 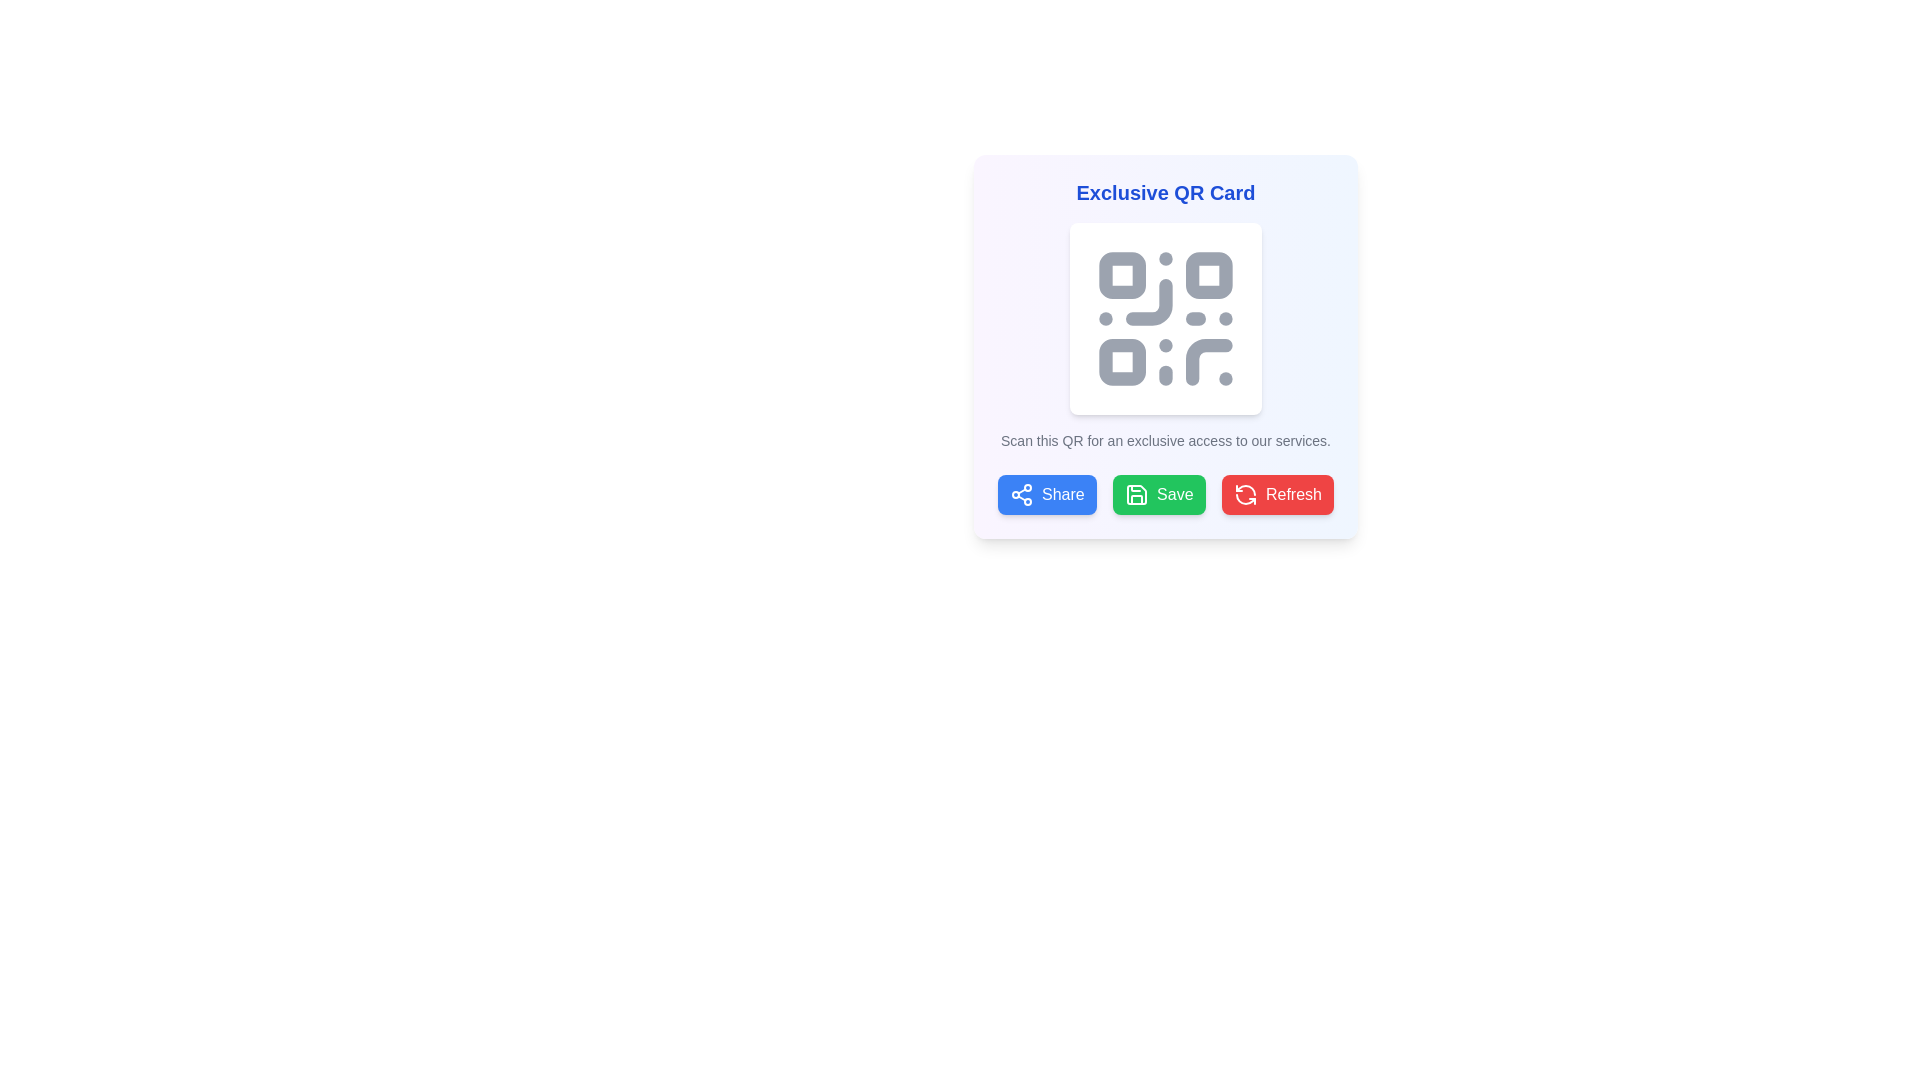 What do you see at coordinates (1208, 275) in the screenshot?
I see `the small rounded gray square in the upper right quadrant of the SVG-based QR code, which is the second square among the three larger squares` at bounding box center [1208, 275].